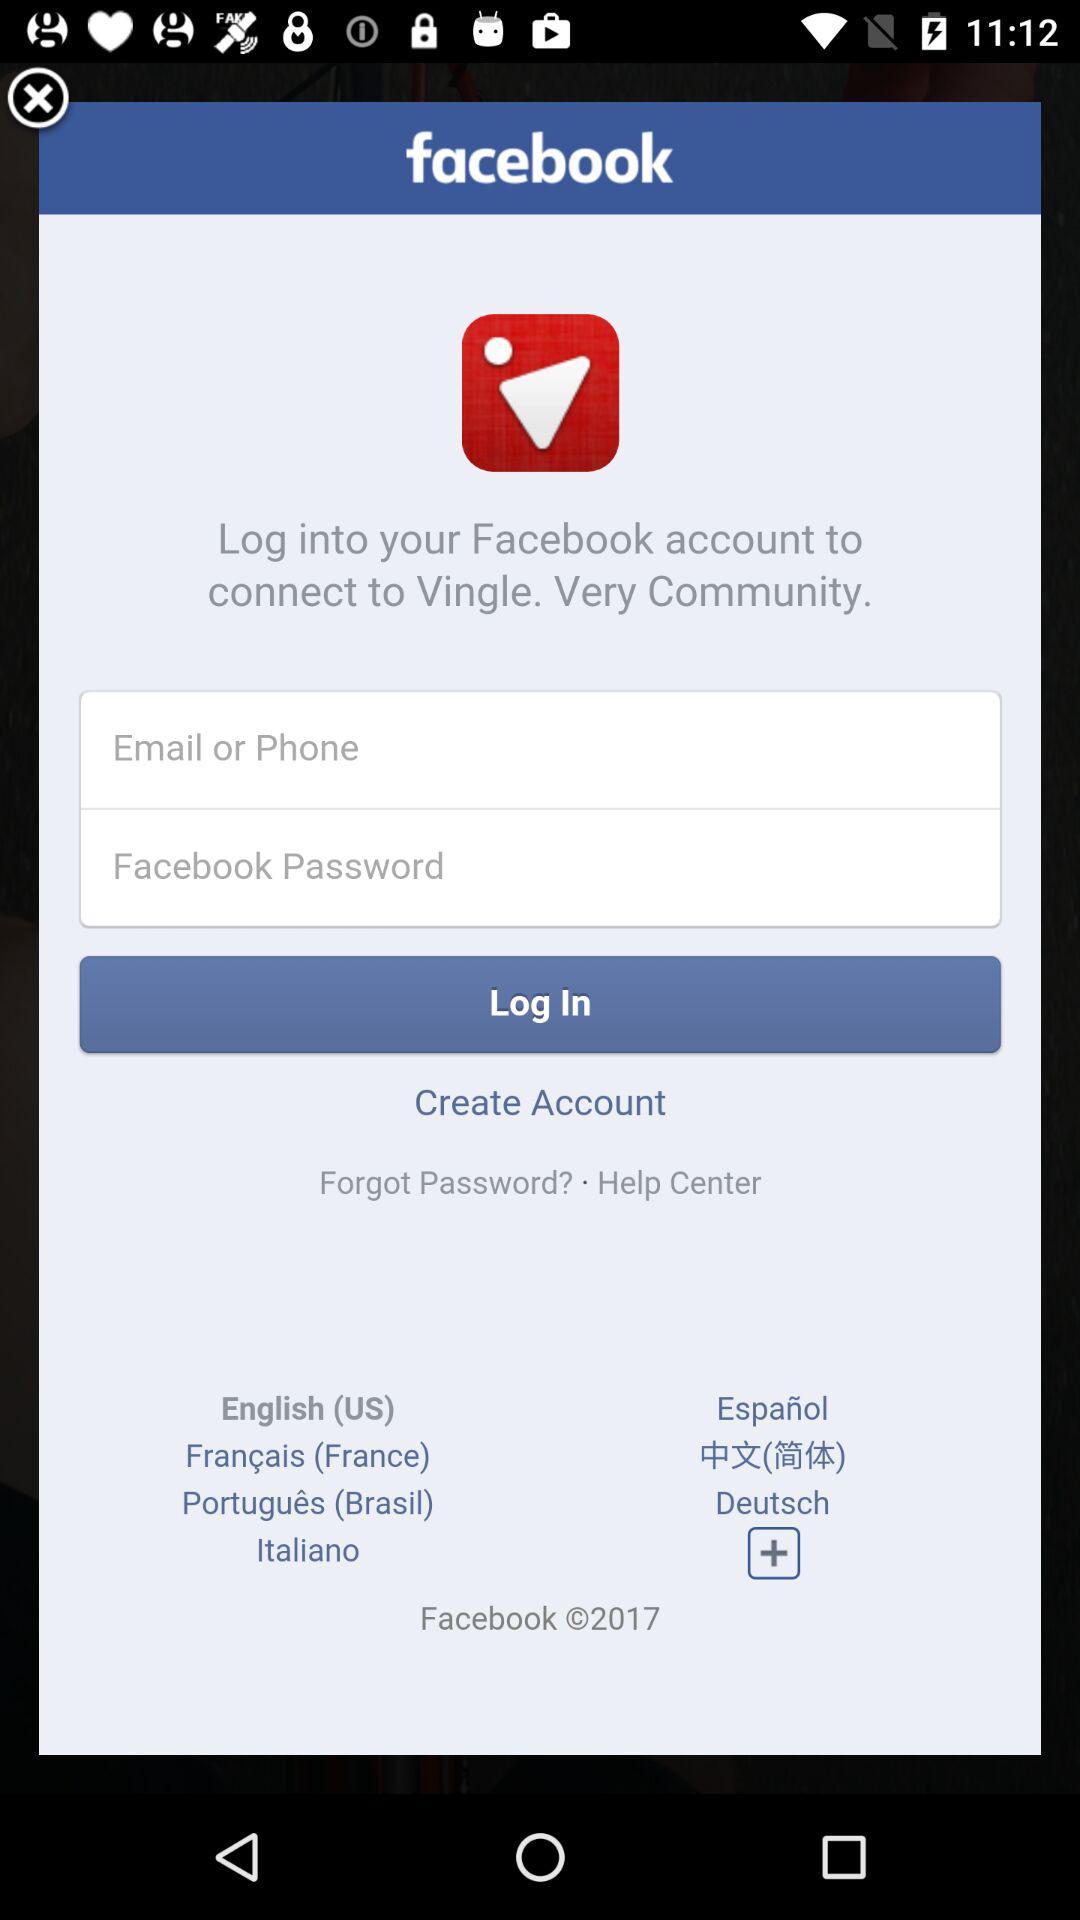  What do you see at coordinates (38, 104) in the screenshot?
I see `the close icon` at bounding box center [38, 104].